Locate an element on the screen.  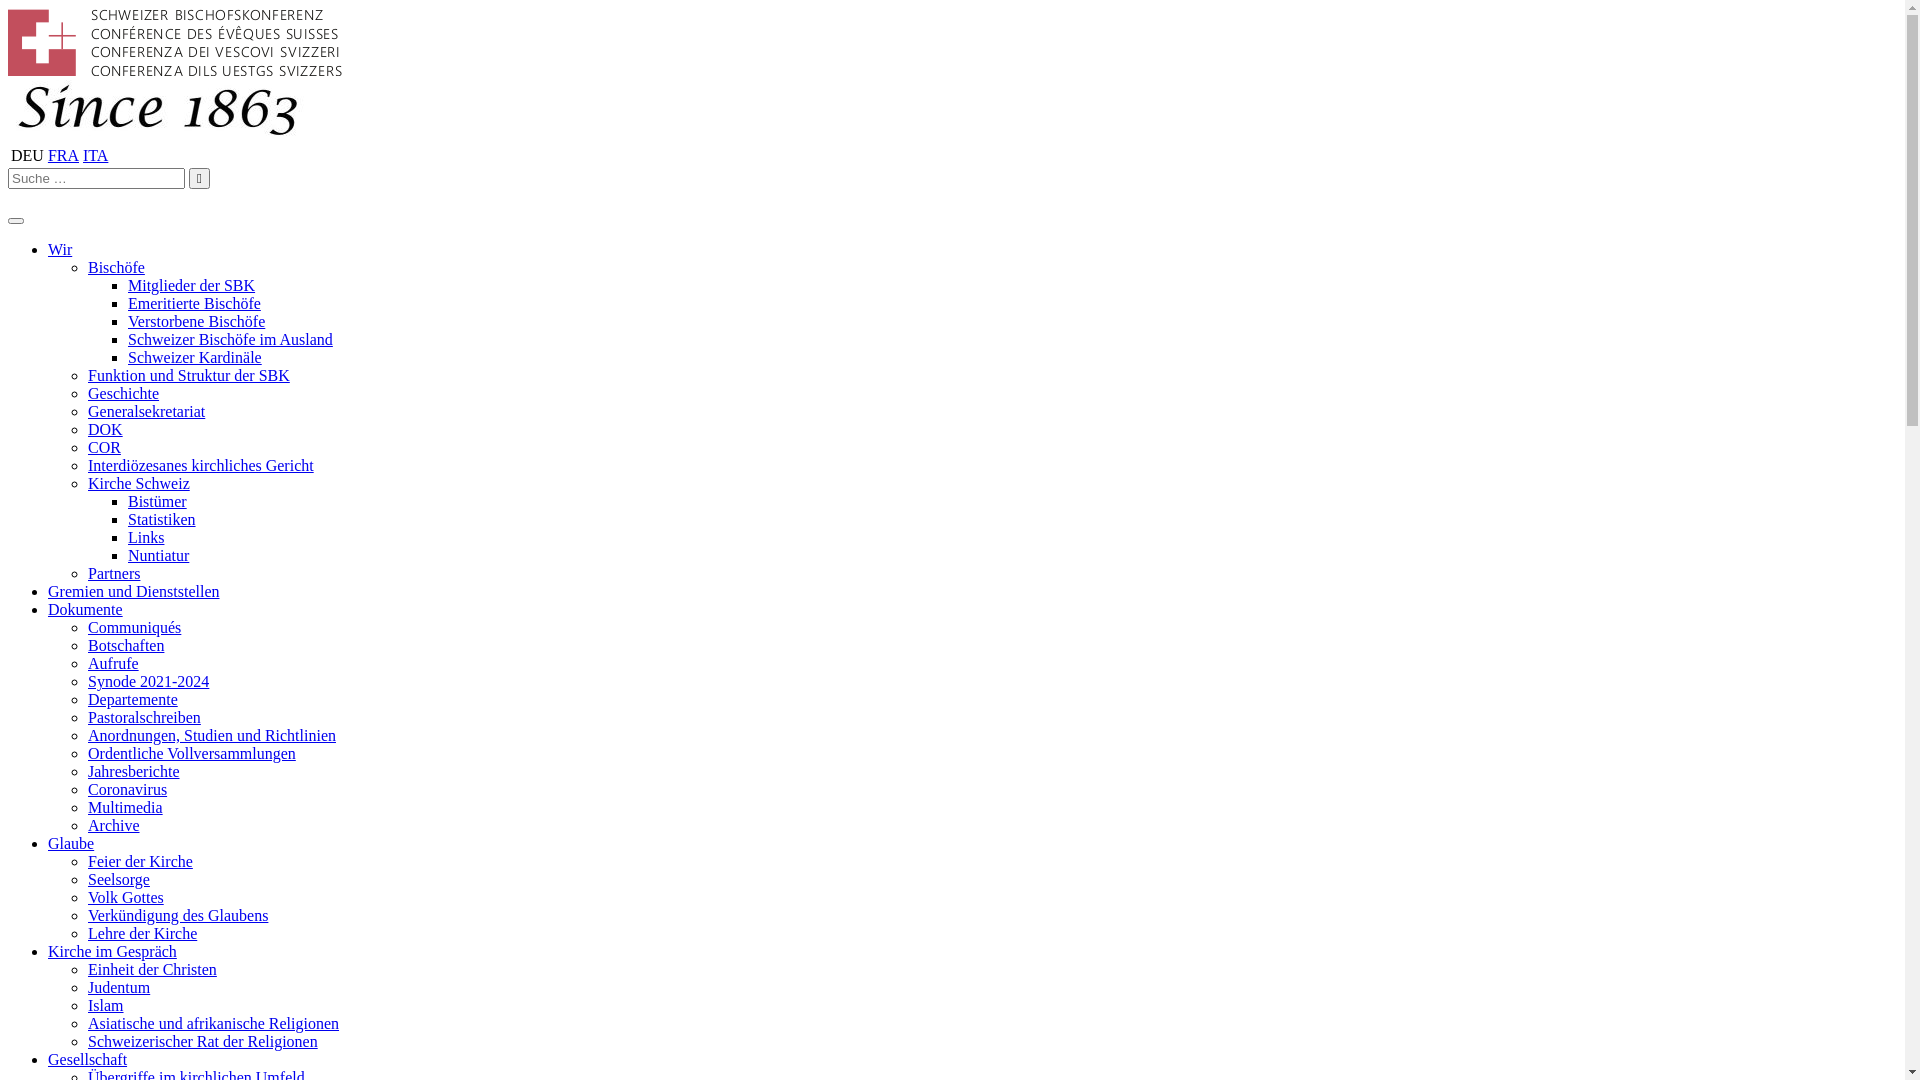
'Asiatische und afrikanische Religionen' is located at coordinates (86, 1023).